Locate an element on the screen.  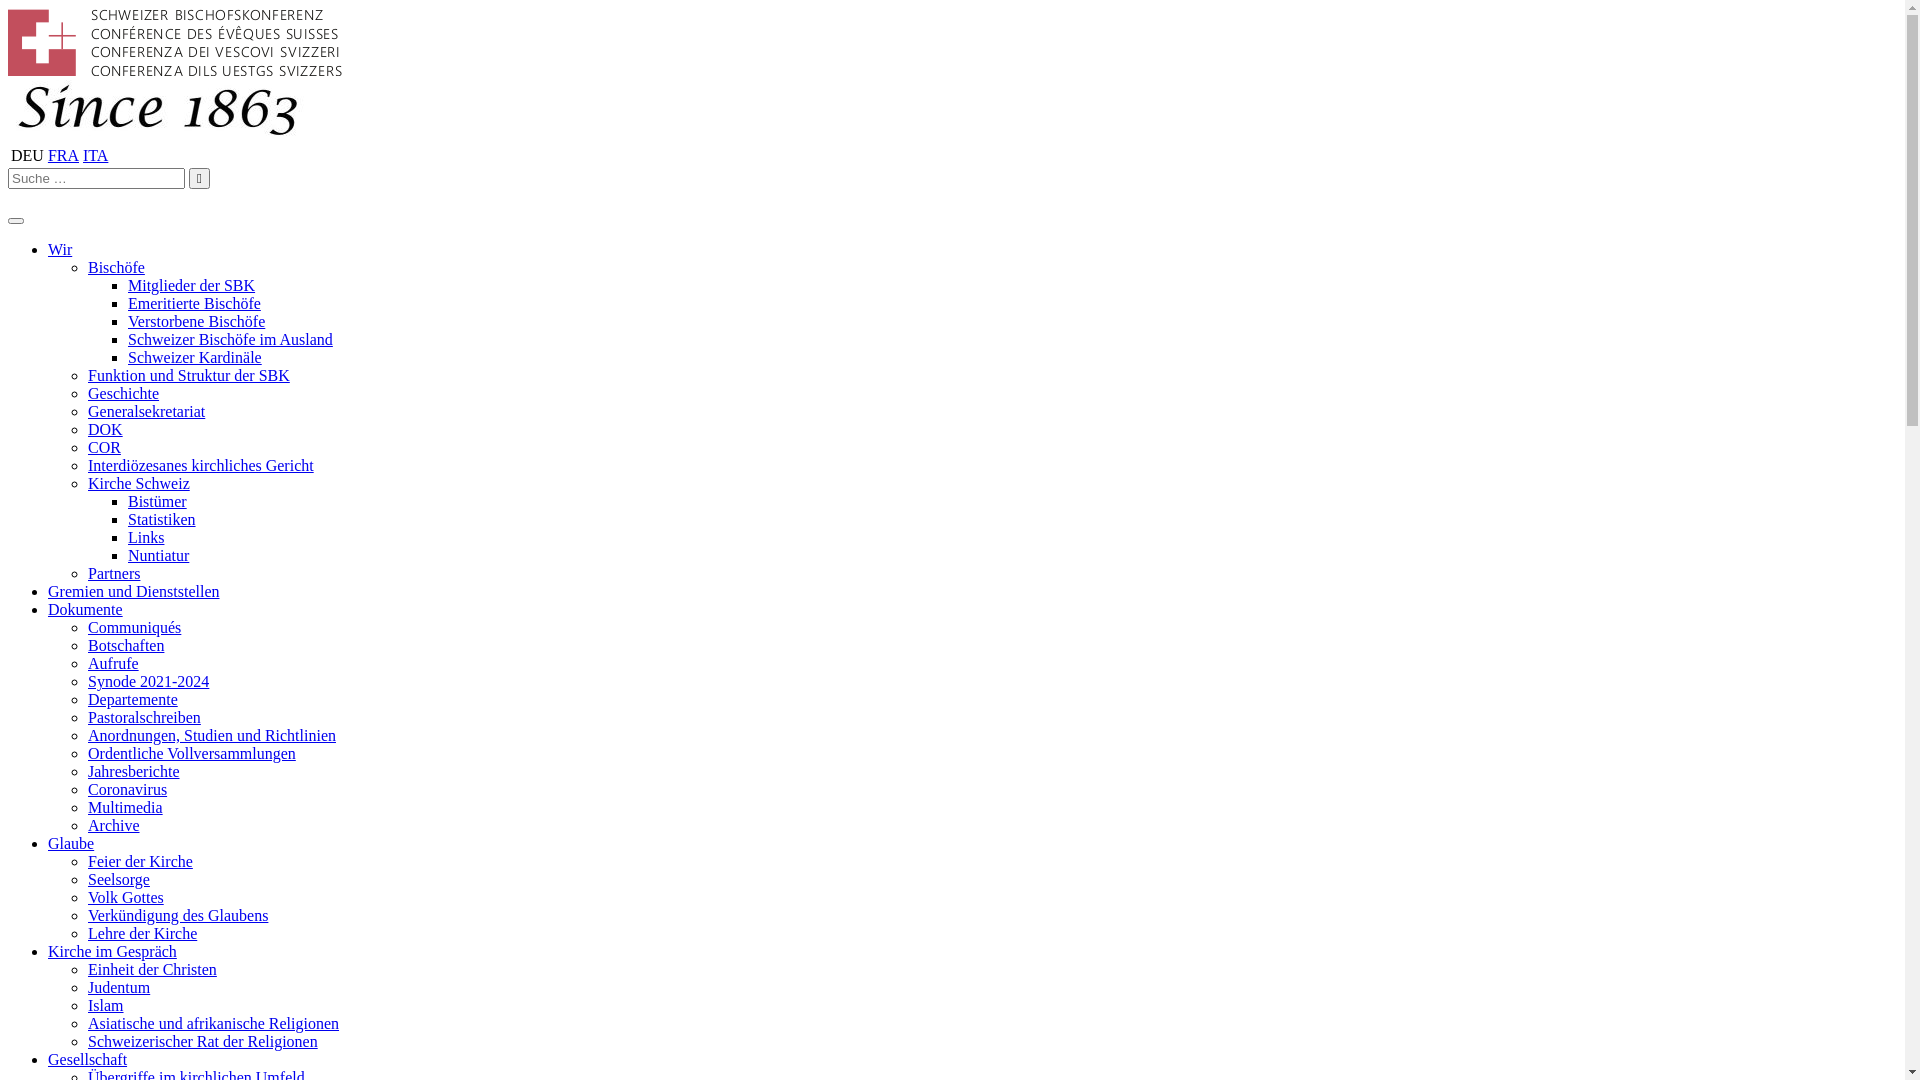
'Asiatische und afrikanische Religionen' is located at coordinates (86, 1023).